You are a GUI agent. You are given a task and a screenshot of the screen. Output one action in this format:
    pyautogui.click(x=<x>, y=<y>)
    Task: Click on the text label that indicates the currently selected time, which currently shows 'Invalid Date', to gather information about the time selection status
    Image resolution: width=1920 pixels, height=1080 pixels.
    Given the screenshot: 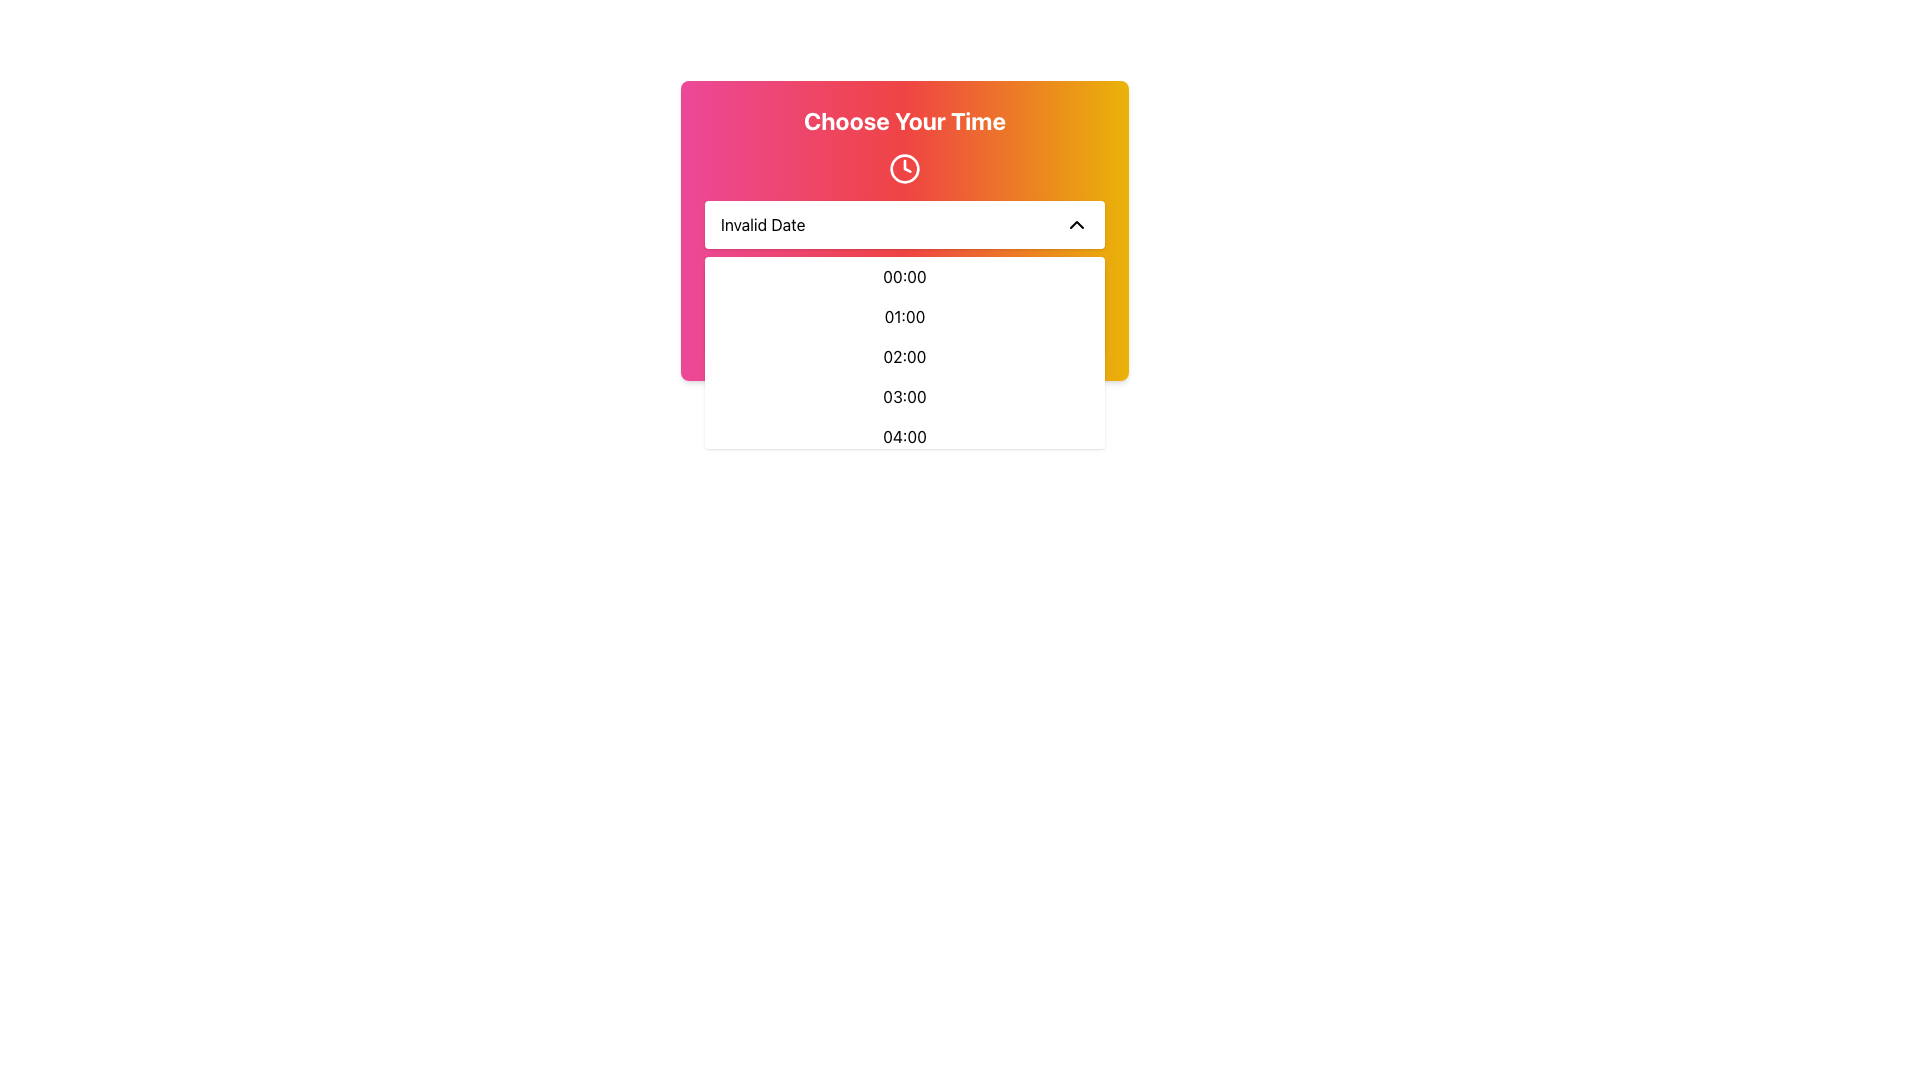 What is the action you would take?
    pyautogui.click(x=904, y=326)
    